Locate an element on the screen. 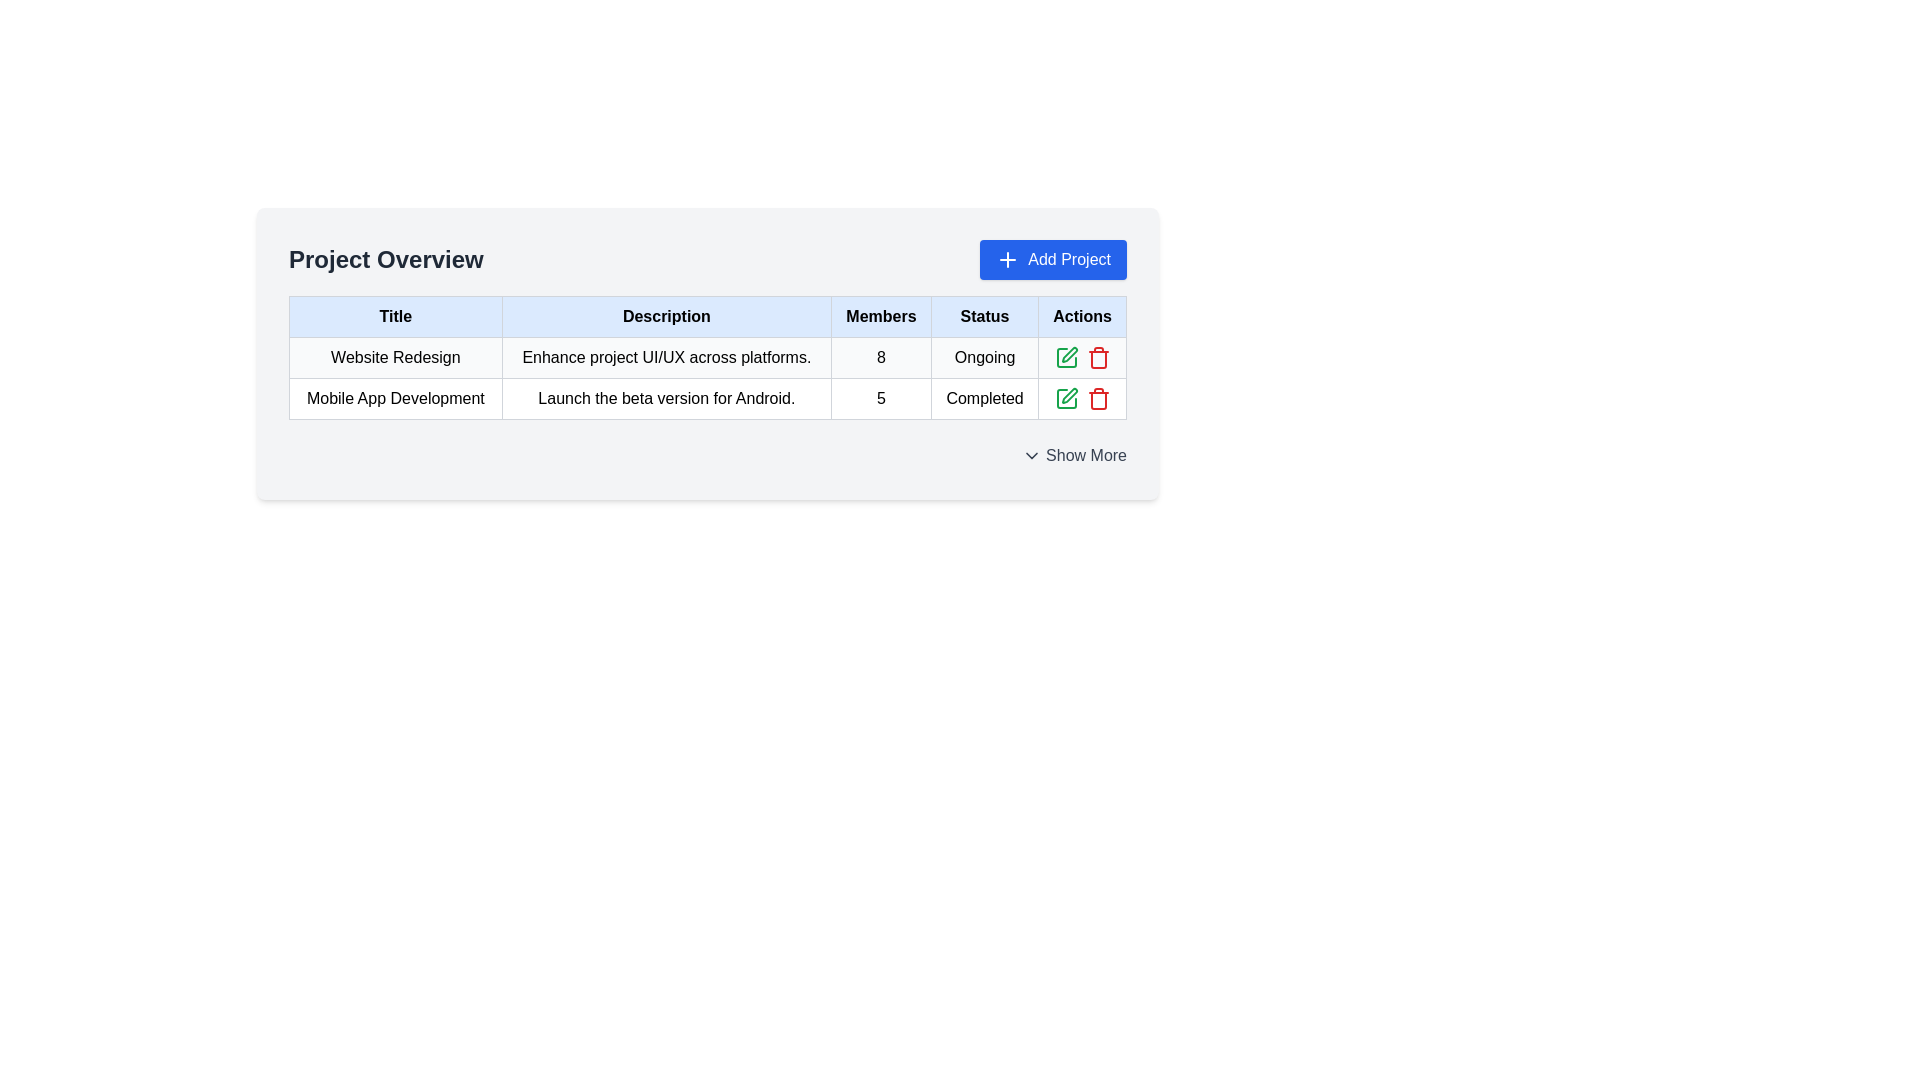 The image size is (1920, 1080). the 'Completed' label in the 'Status' column of the 'Mobile App Development' row, which is the fourth cell of the data table is located at coordinates (985, 398).